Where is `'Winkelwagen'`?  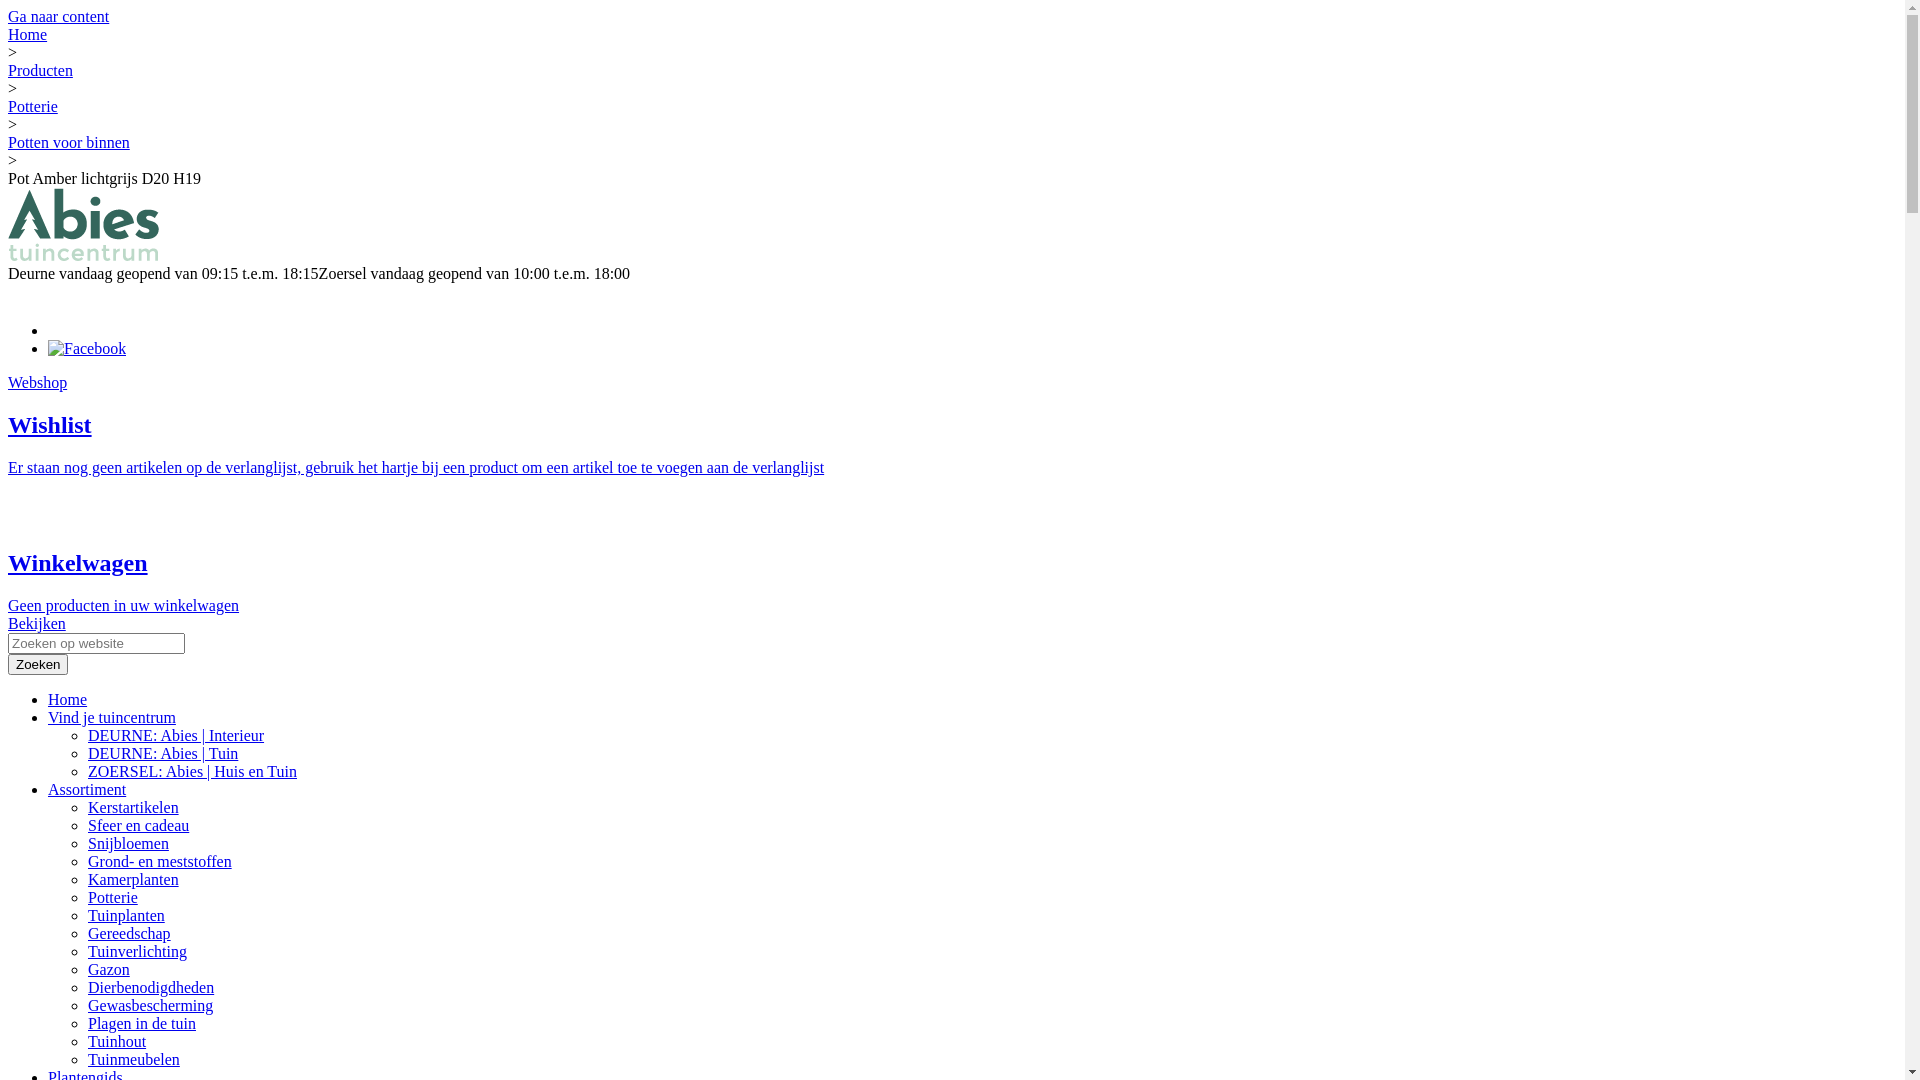 'Winkelwagen' is located at coordinates (77, 563).